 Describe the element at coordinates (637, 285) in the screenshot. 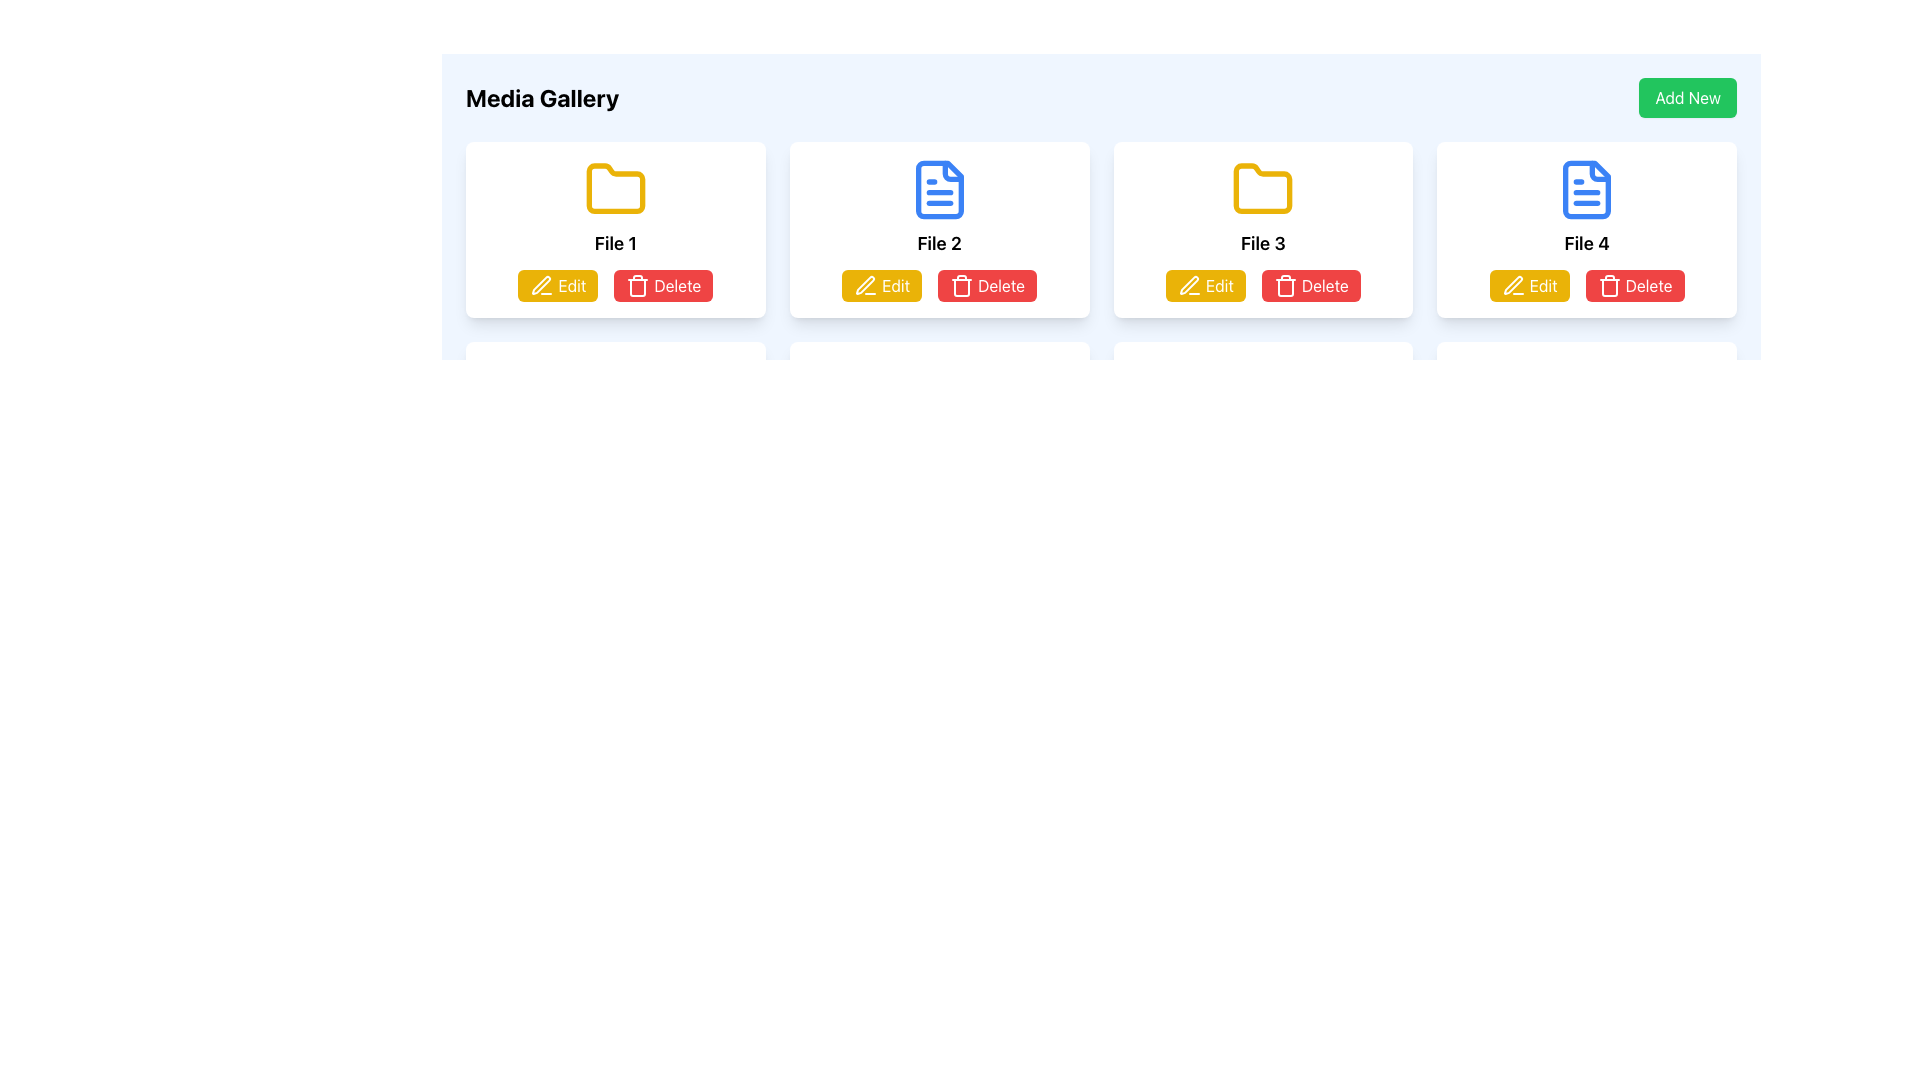

I see `the 'Delete' icon located within the 'Delete' button at the bottom right corner of the card labeled 'File 1'` at that location.